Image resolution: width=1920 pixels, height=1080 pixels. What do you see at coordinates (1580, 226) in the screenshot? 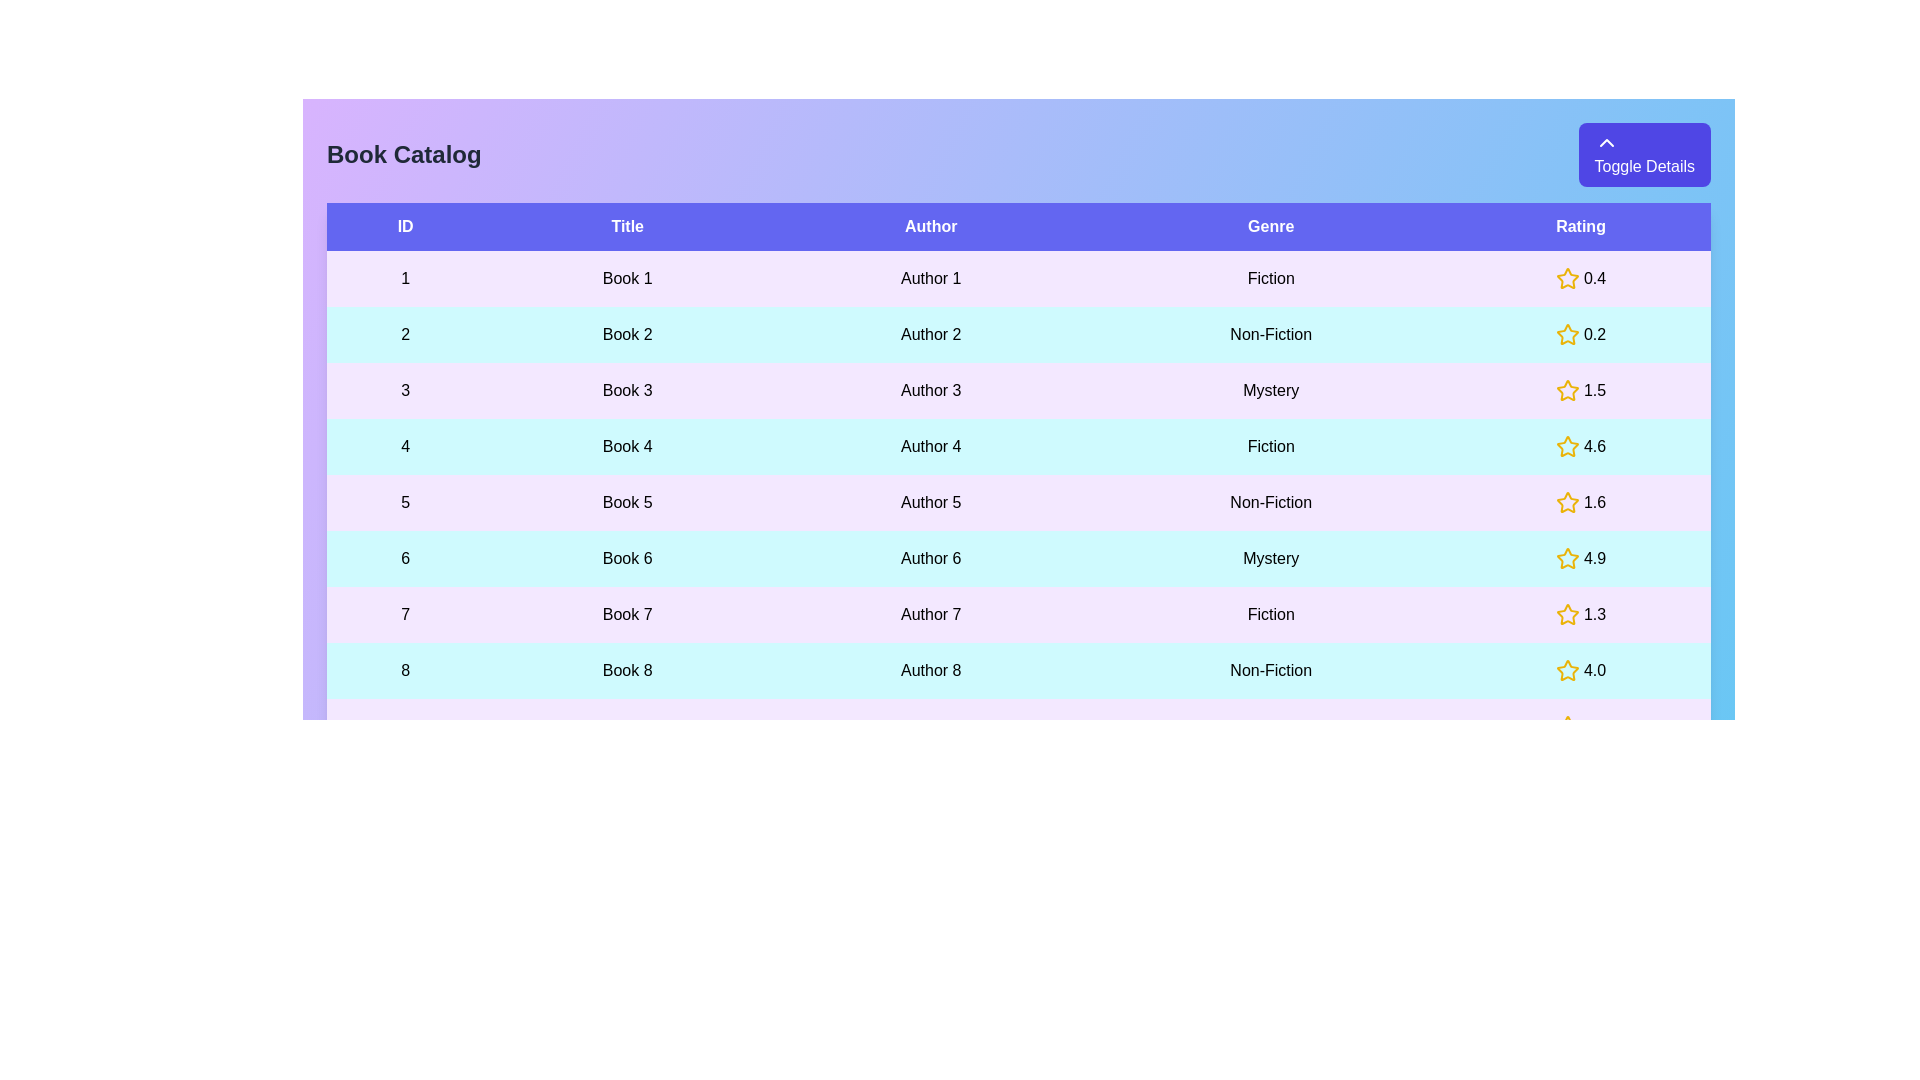
I see `the header of the column to sort the table by Rating` at bounding box center [1580, 226].